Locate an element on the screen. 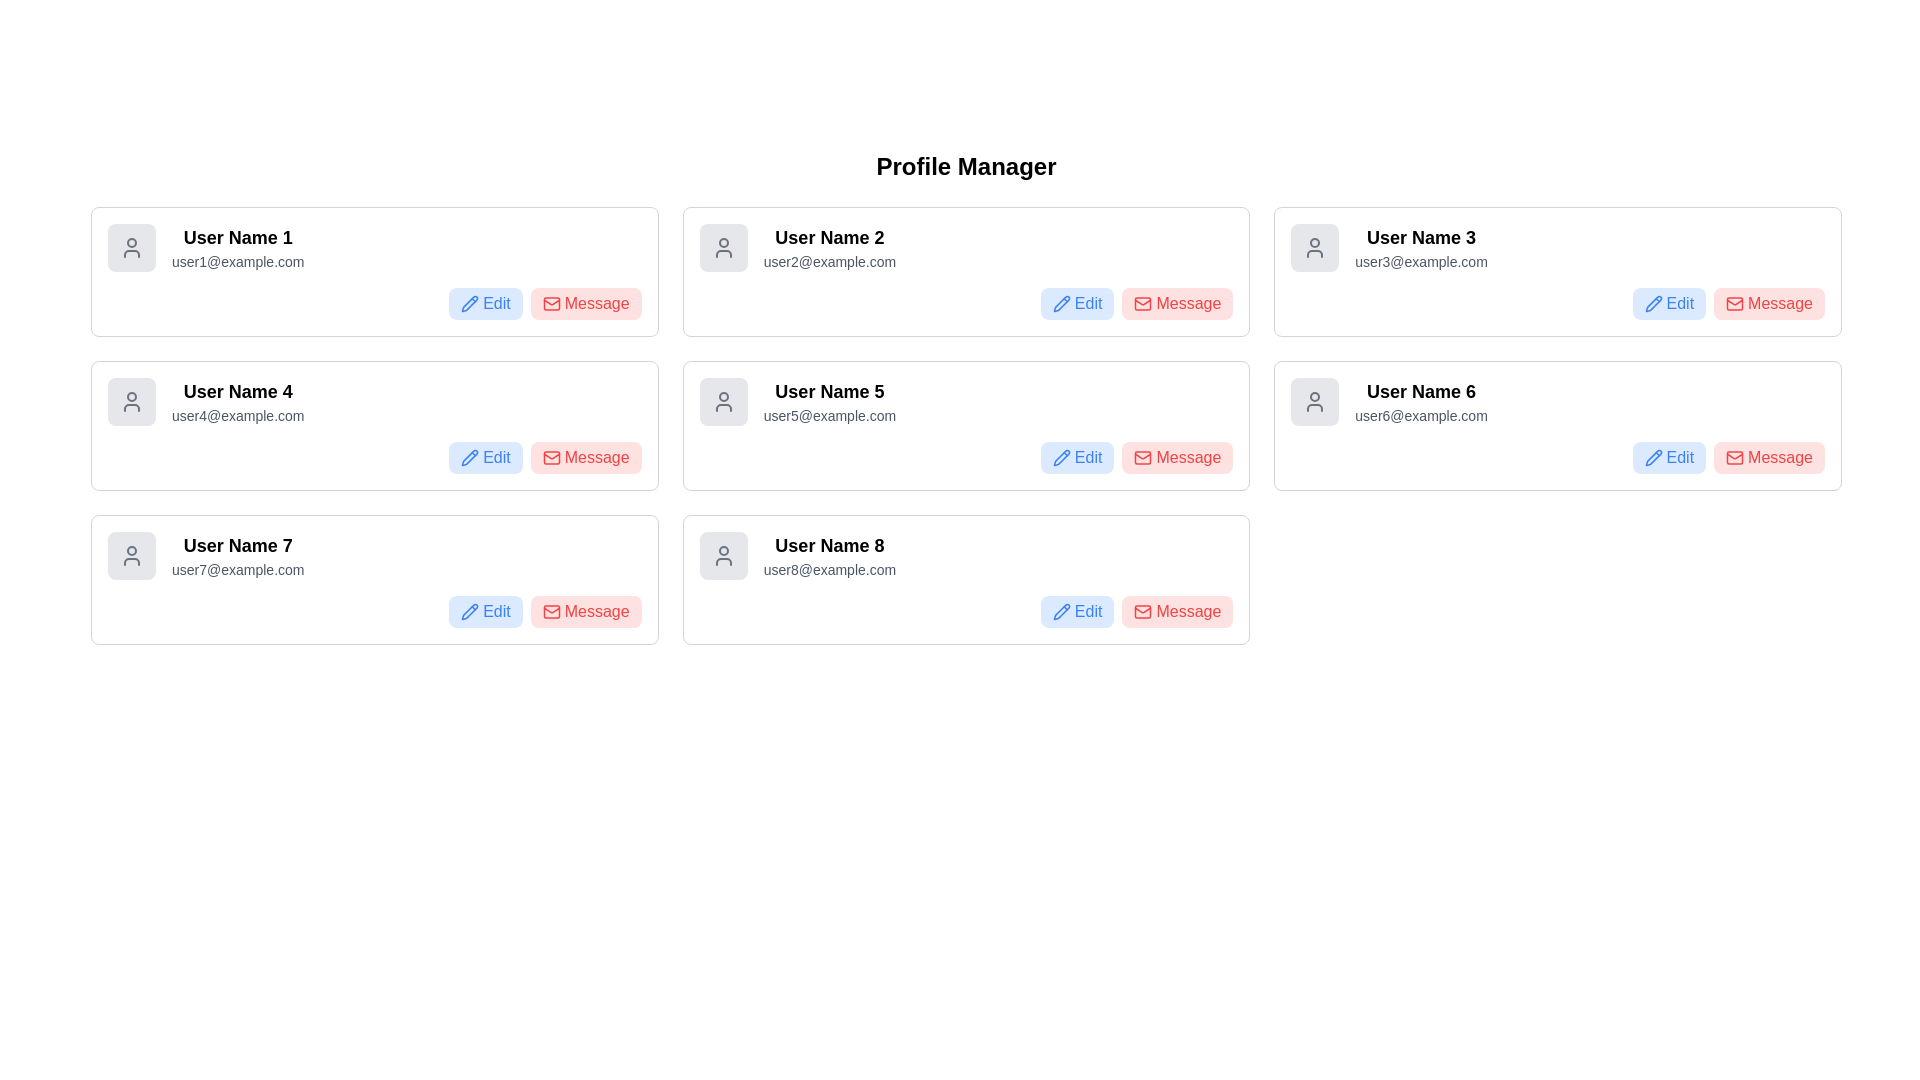 The image size is (1920, 1080). the 'Message' button label, which is a bold, red text element located in the user profile card of 'User Name 2', to initiate messaging is located at coordinates (1188, 304).